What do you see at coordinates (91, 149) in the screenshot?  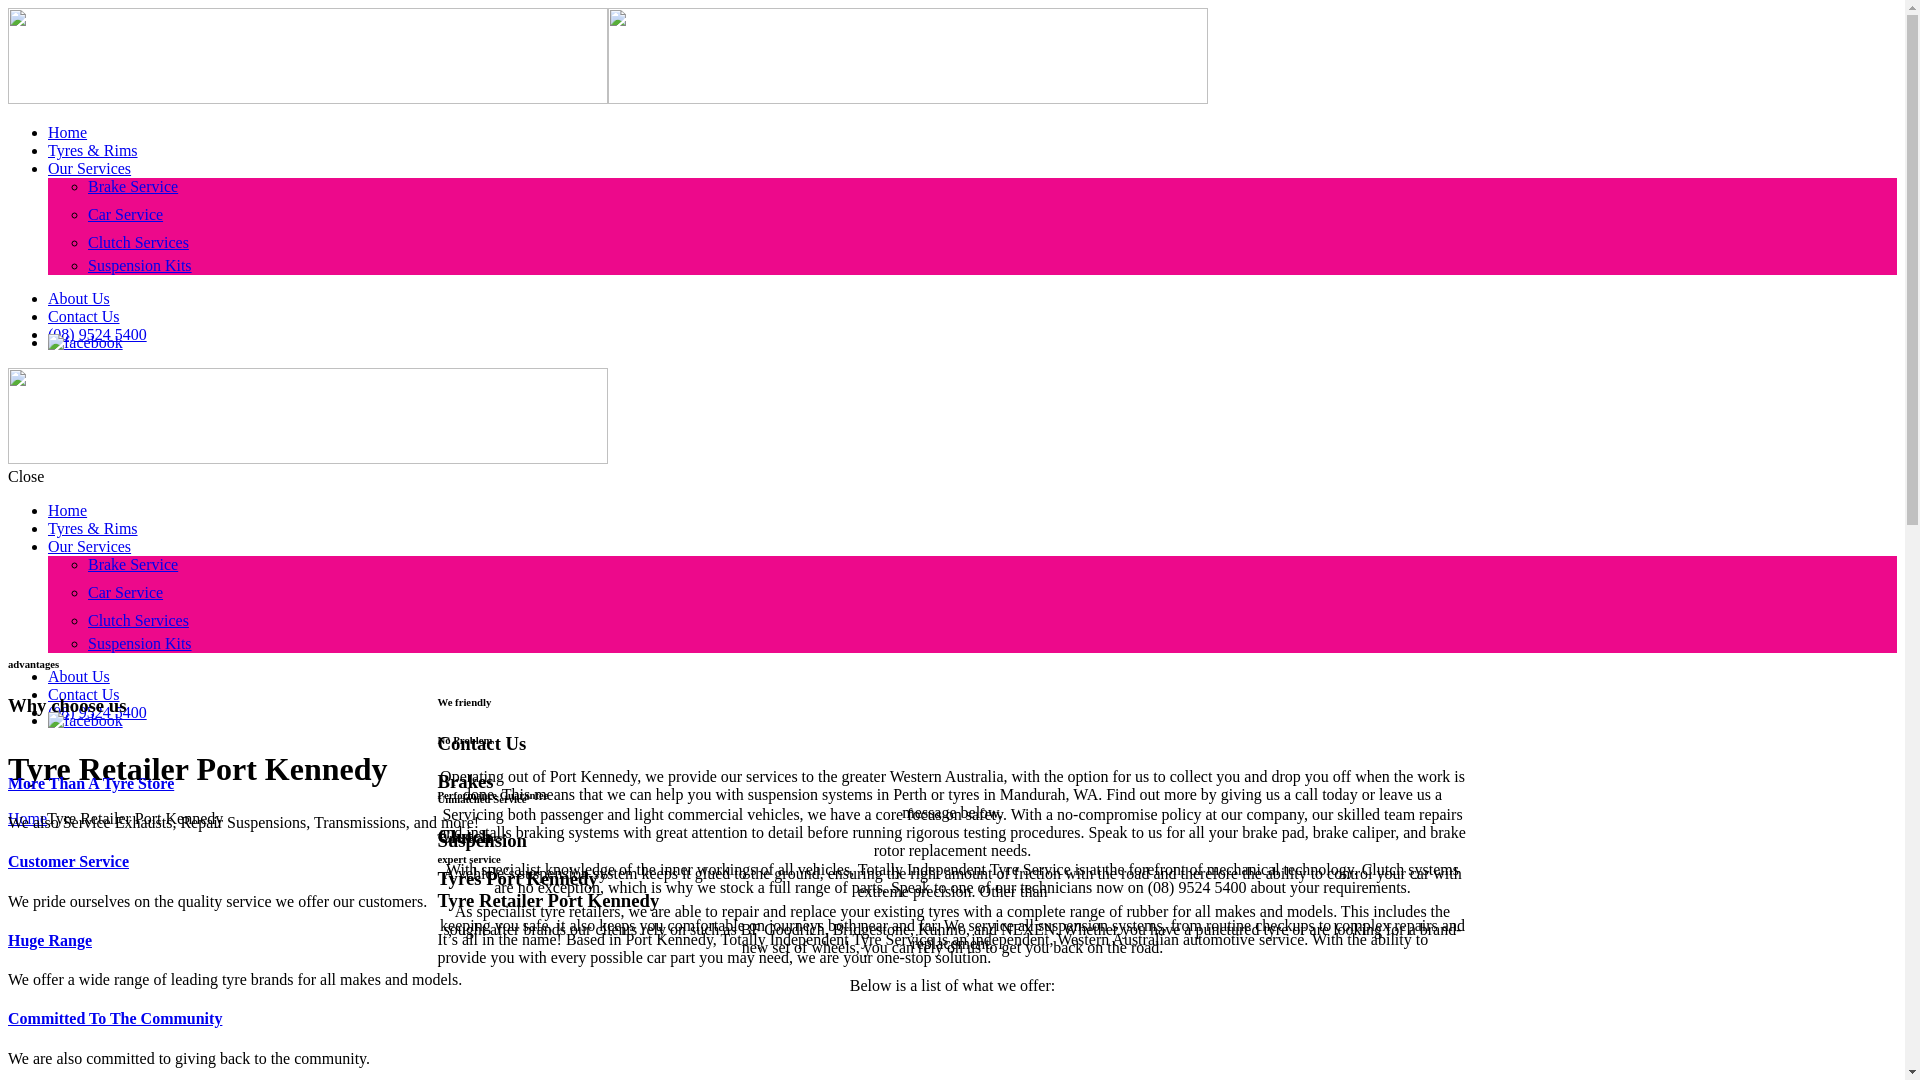 I see `'Tyres & Rims'` at bounding box center [91, 149].